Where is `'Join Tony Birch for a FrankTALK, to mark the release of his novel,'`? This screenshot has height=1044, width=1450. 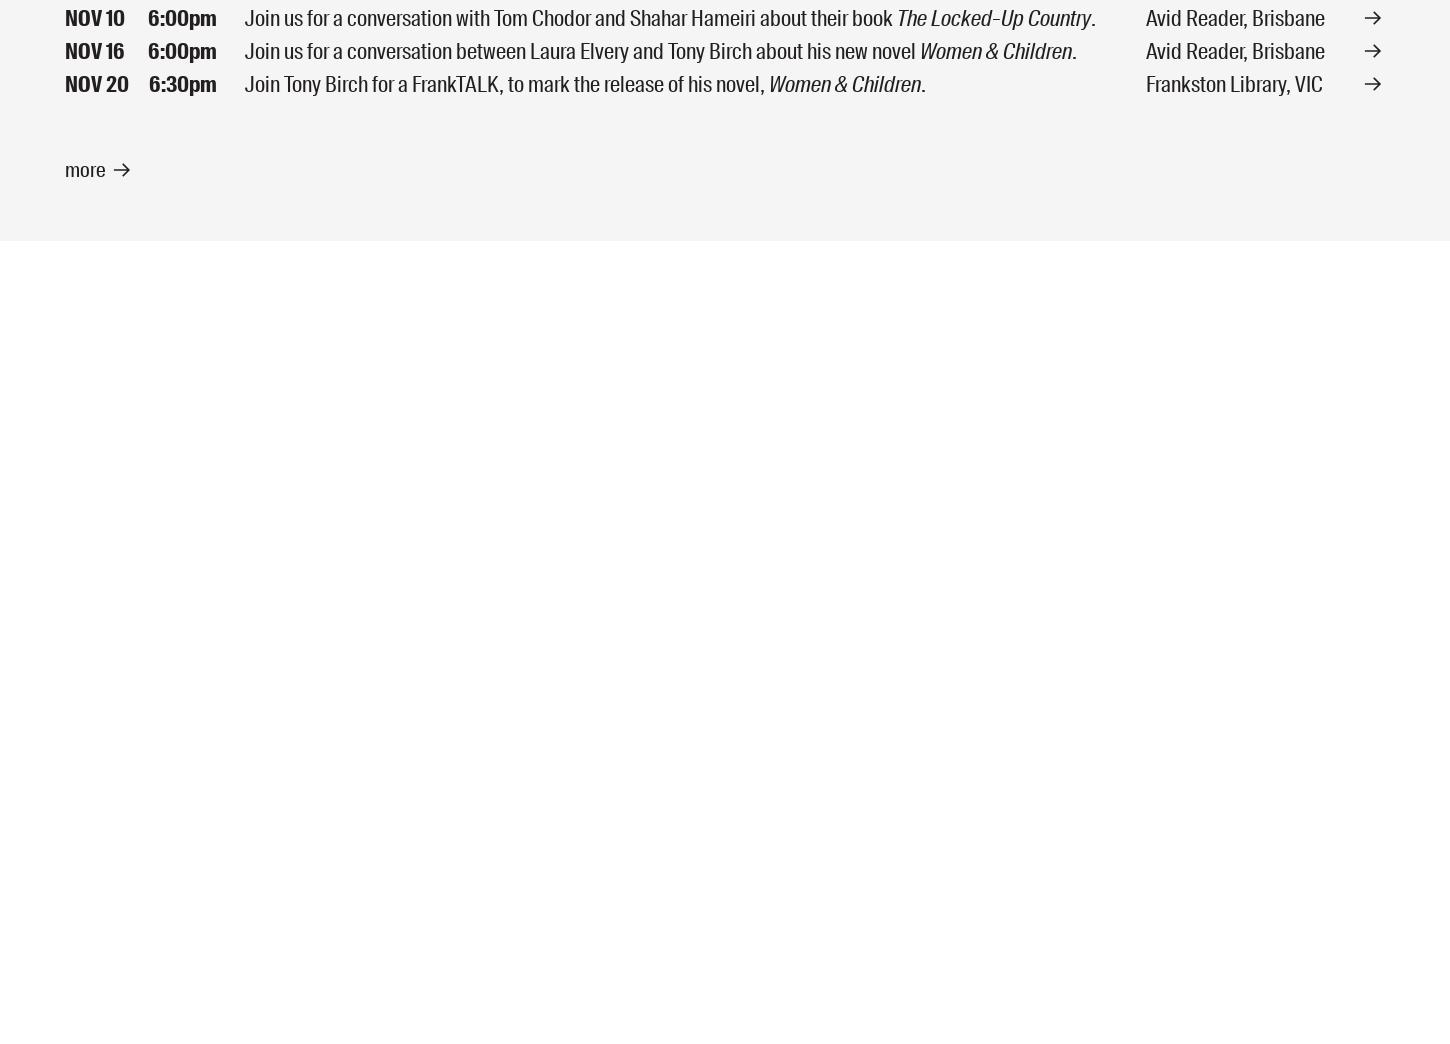
'Join Tony Birch for a FrankTALK, to mark the release of his novel,' is located at coordinates (507, 83).